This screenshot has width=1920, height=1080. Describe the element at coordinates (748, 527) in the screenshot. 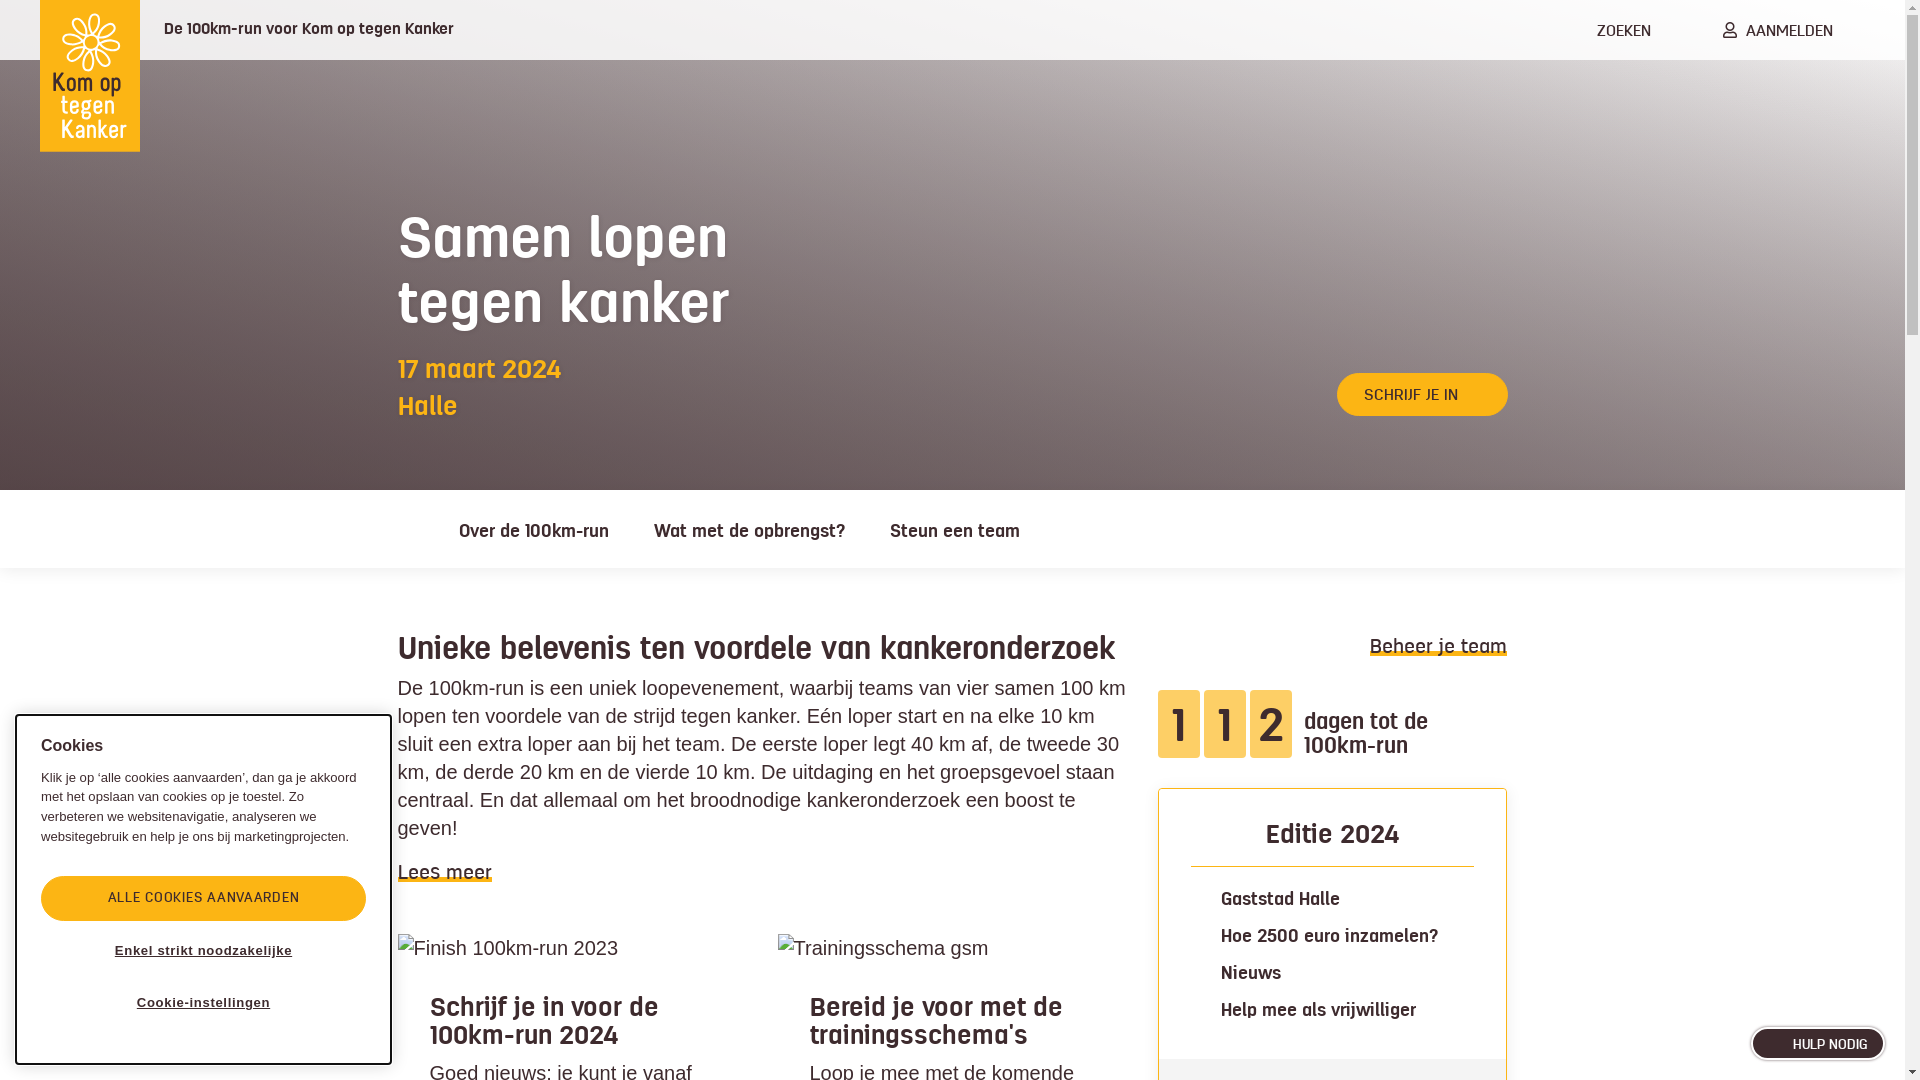

I see `'Wat met de opbrengst?'` at that location.